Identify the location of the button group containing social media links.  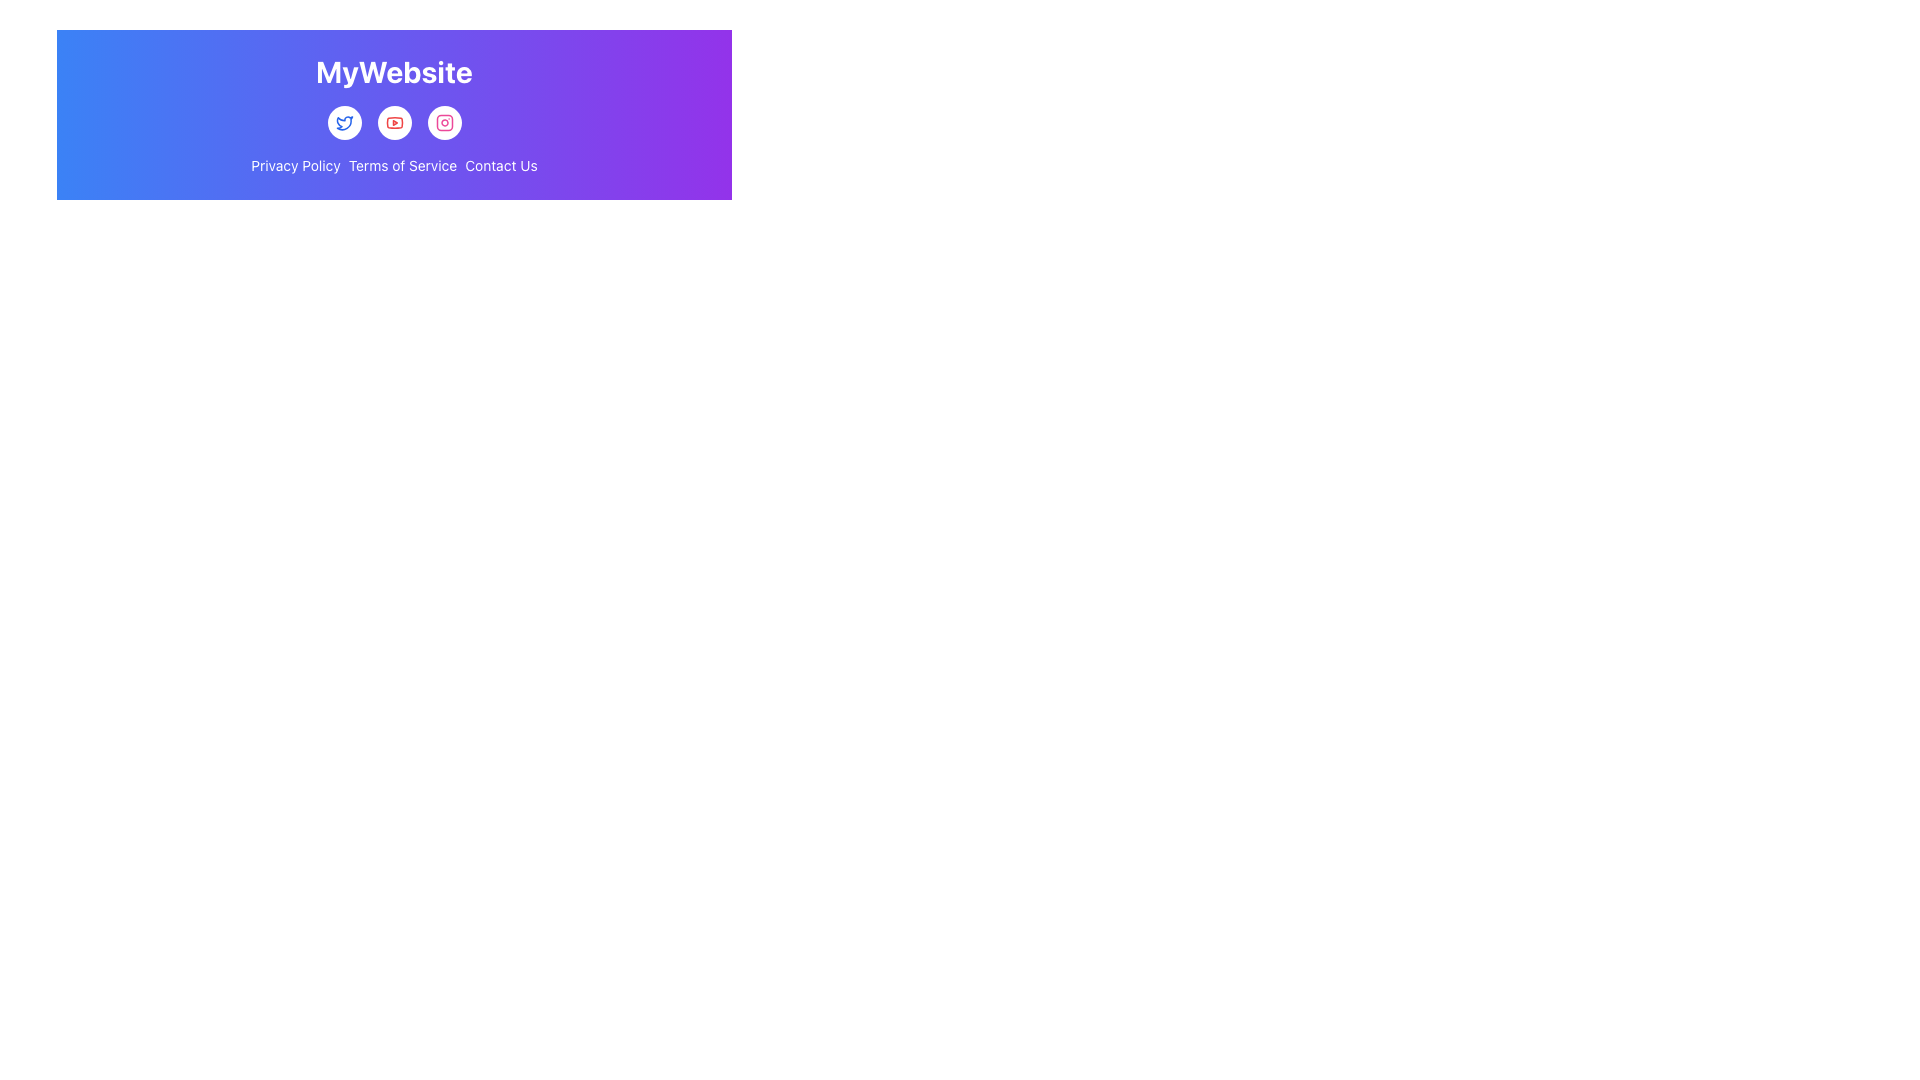
(394, 123).